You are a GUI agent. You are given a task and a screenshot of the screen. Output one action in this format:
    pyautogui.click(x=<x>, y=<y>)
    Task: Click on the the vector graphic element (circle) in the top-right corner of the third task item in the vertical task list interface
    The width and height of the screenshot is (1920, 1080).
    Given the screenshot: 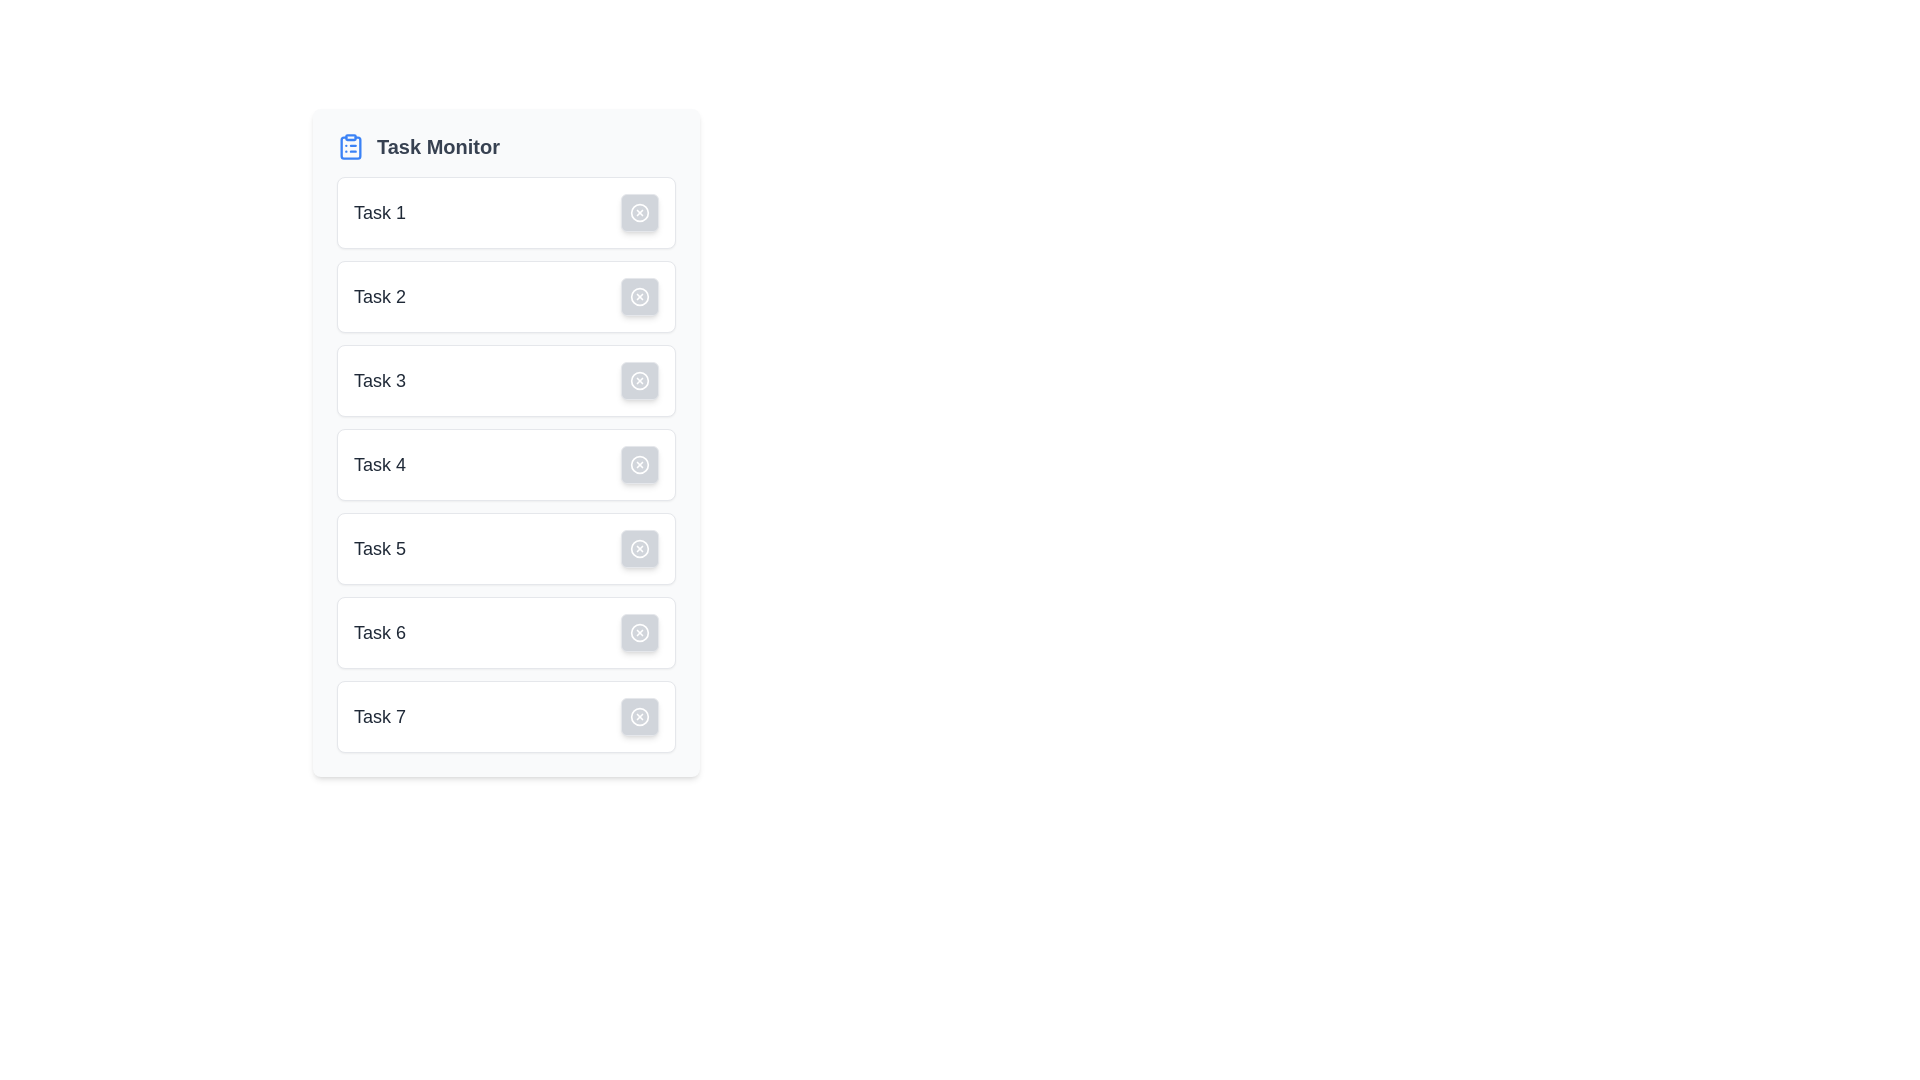 What is the action you would take?
    pyautogui.click(x=638, y=381)
    